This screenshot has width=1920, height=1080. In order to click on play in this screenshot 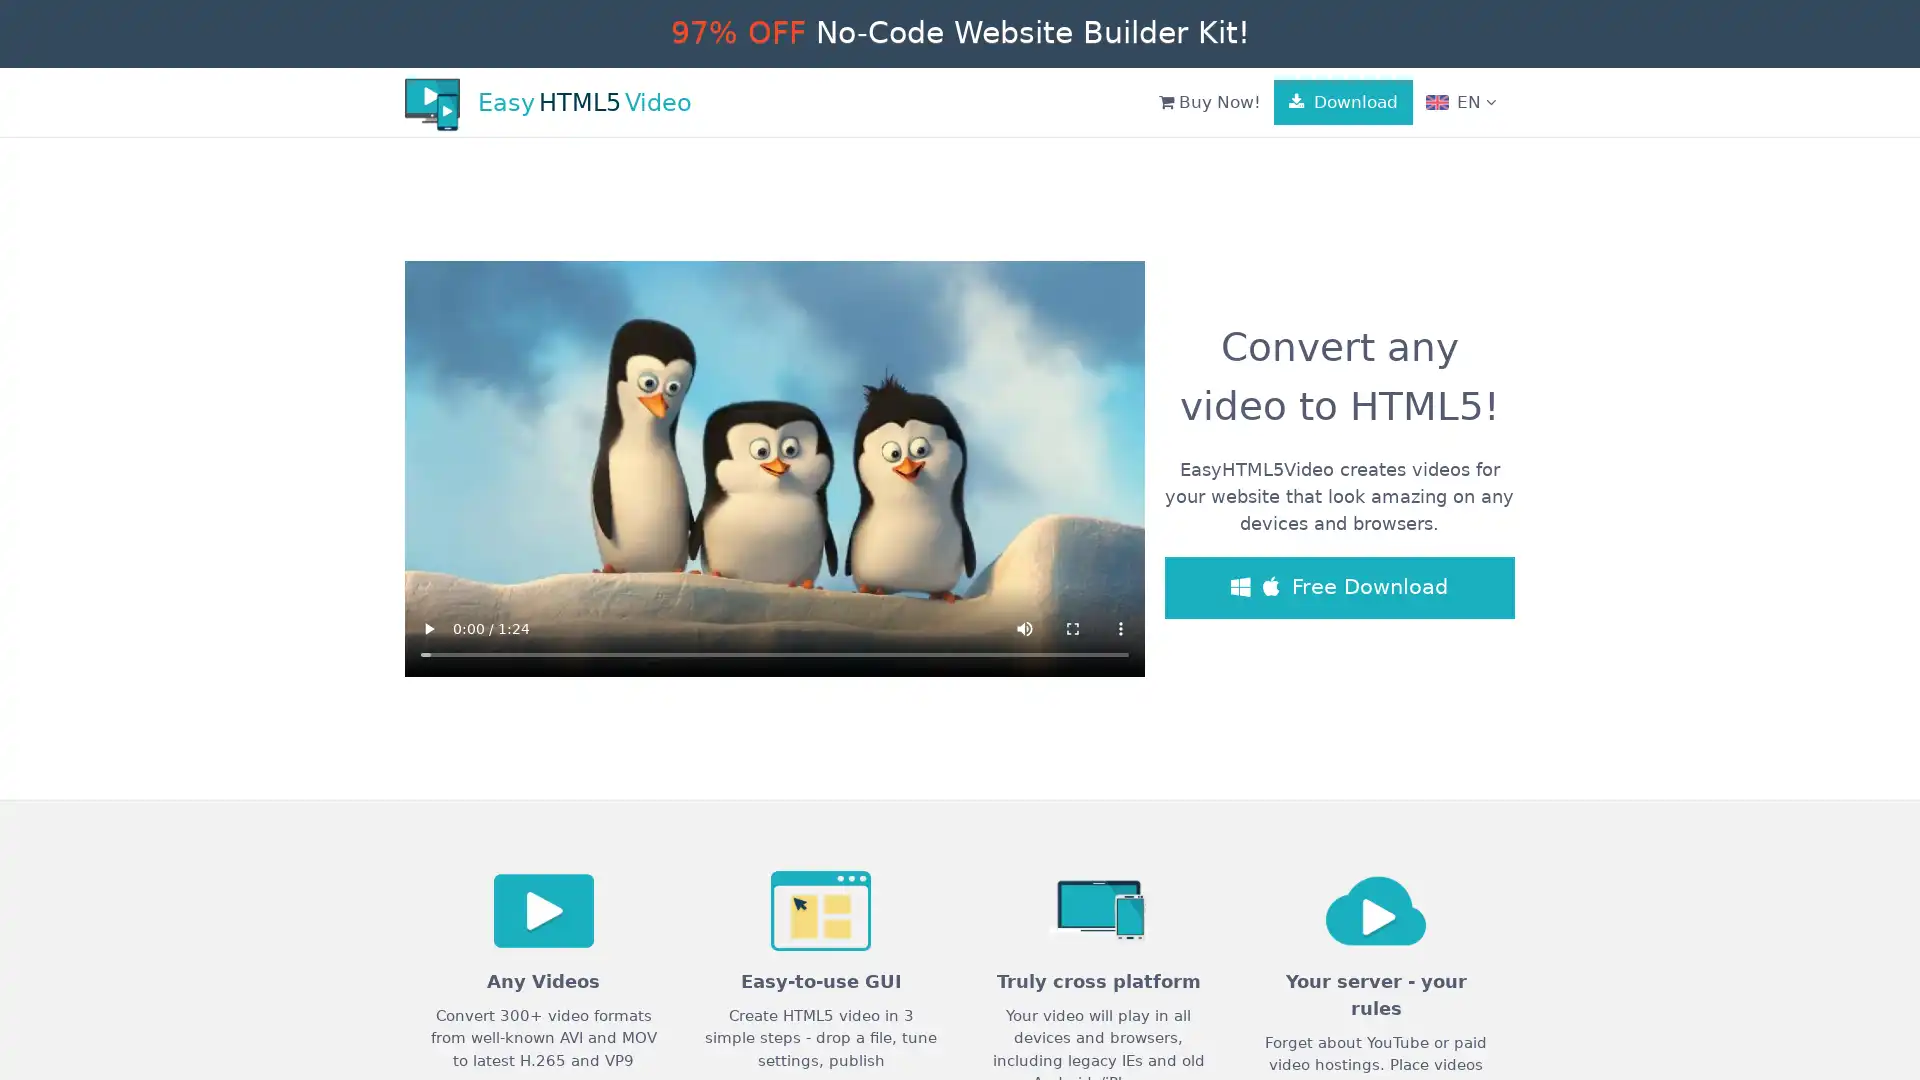, I will do `click(427, 627)`.